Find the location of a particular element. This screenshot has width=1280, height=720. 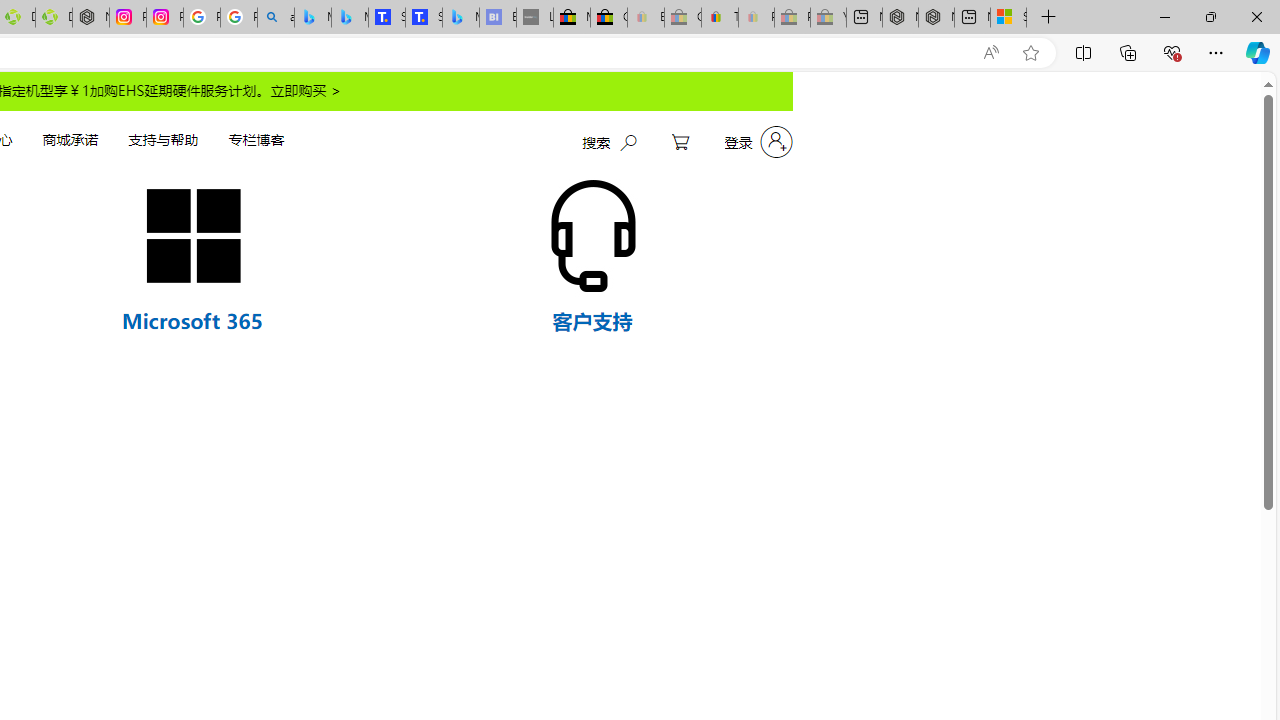

'Shangri-La Bangkok, Hotel reviews and Room rates' is located at coordinates (422, 17).